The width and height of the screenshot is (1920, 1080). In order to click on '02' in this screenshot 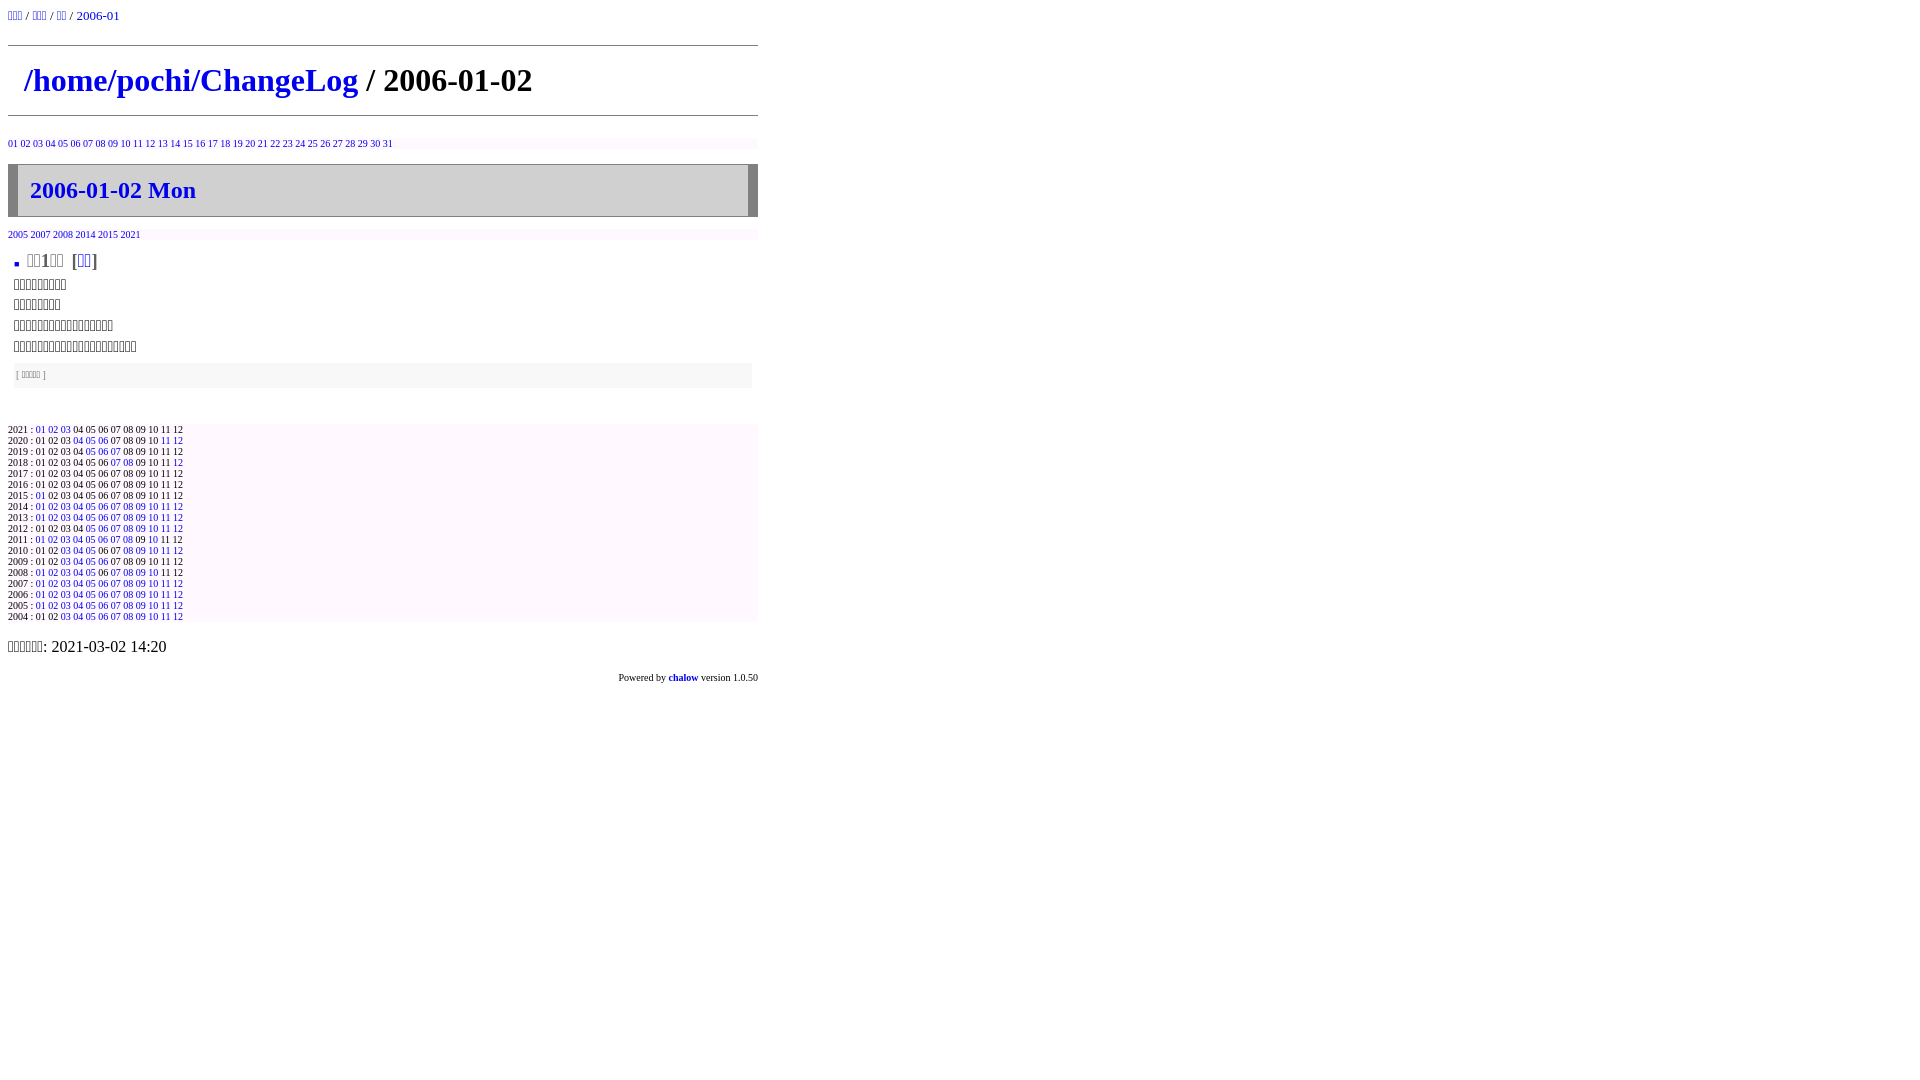, I will do `click(52, 583)`.